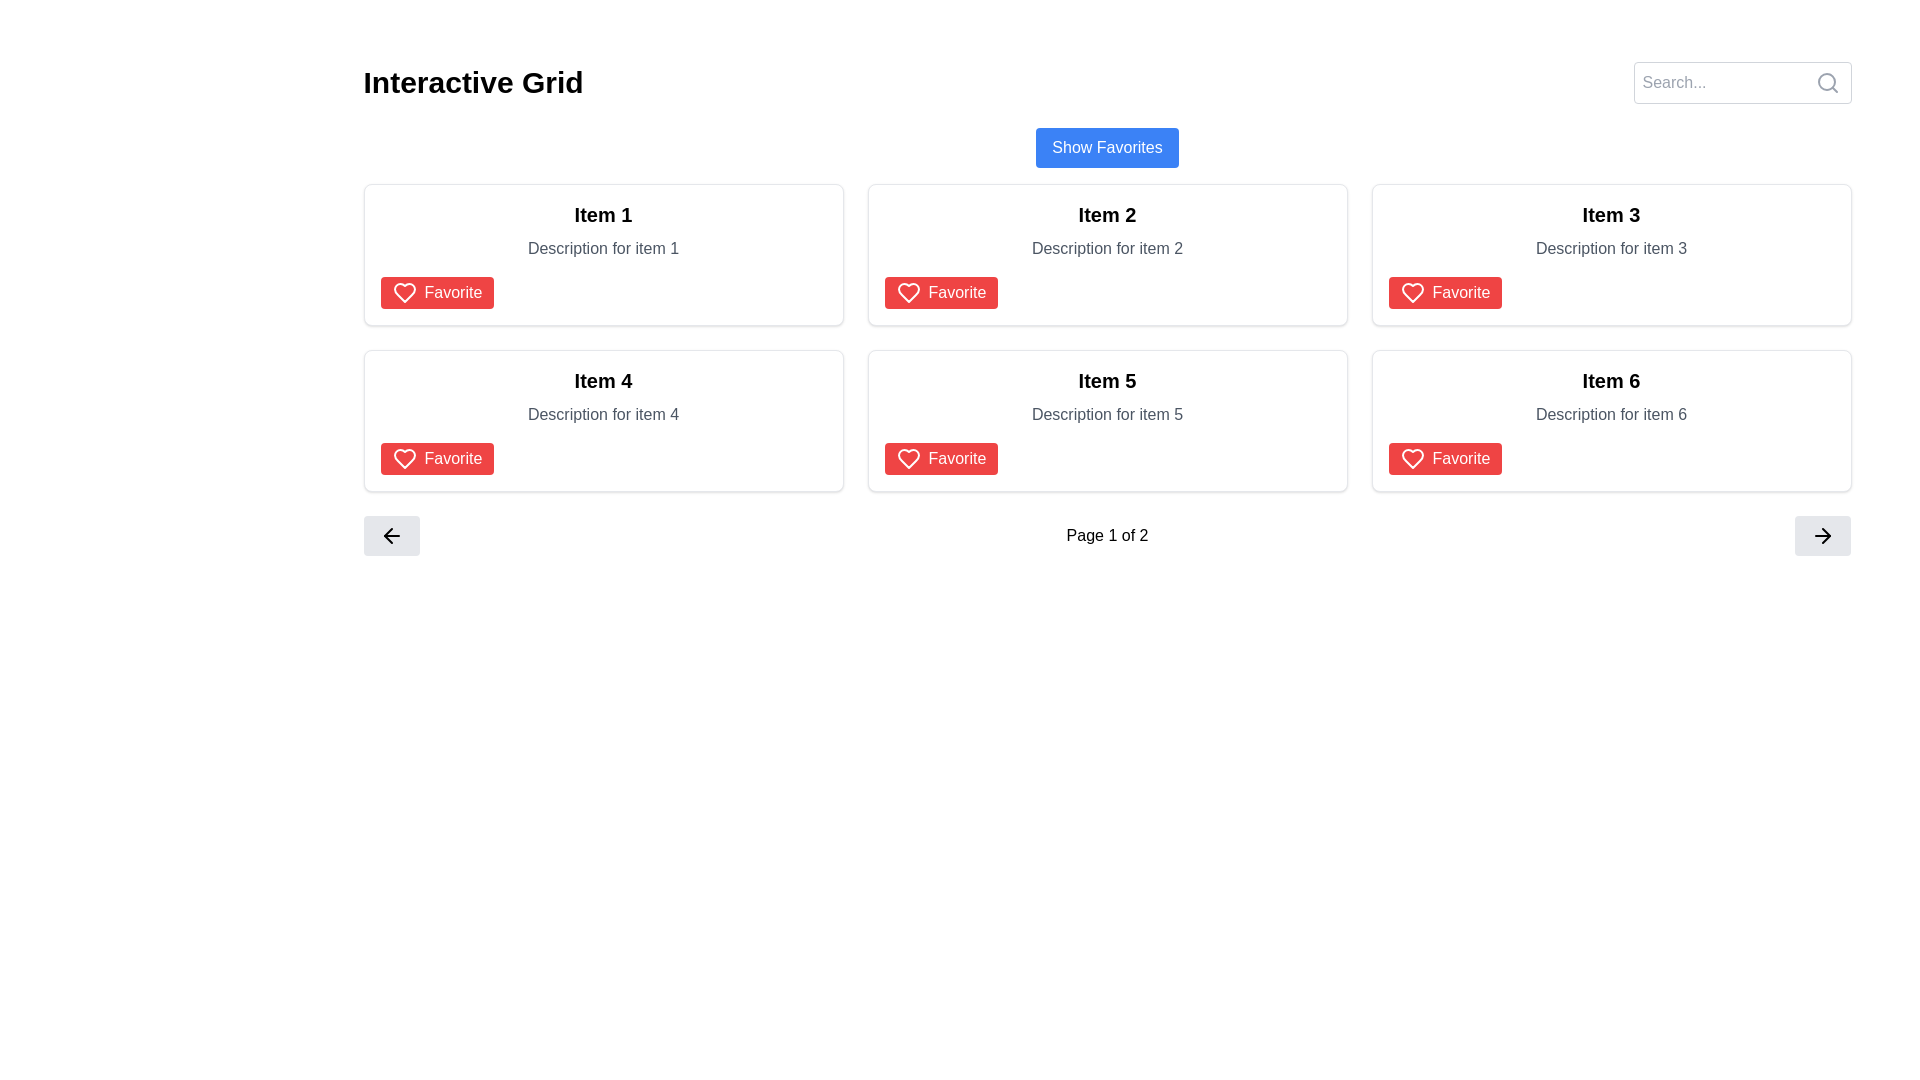  I want to click on the 'Favorite' toggle button located within the card labeled 'Item 4', positioned below the description text 'Description for item 4', so click(436, 459).